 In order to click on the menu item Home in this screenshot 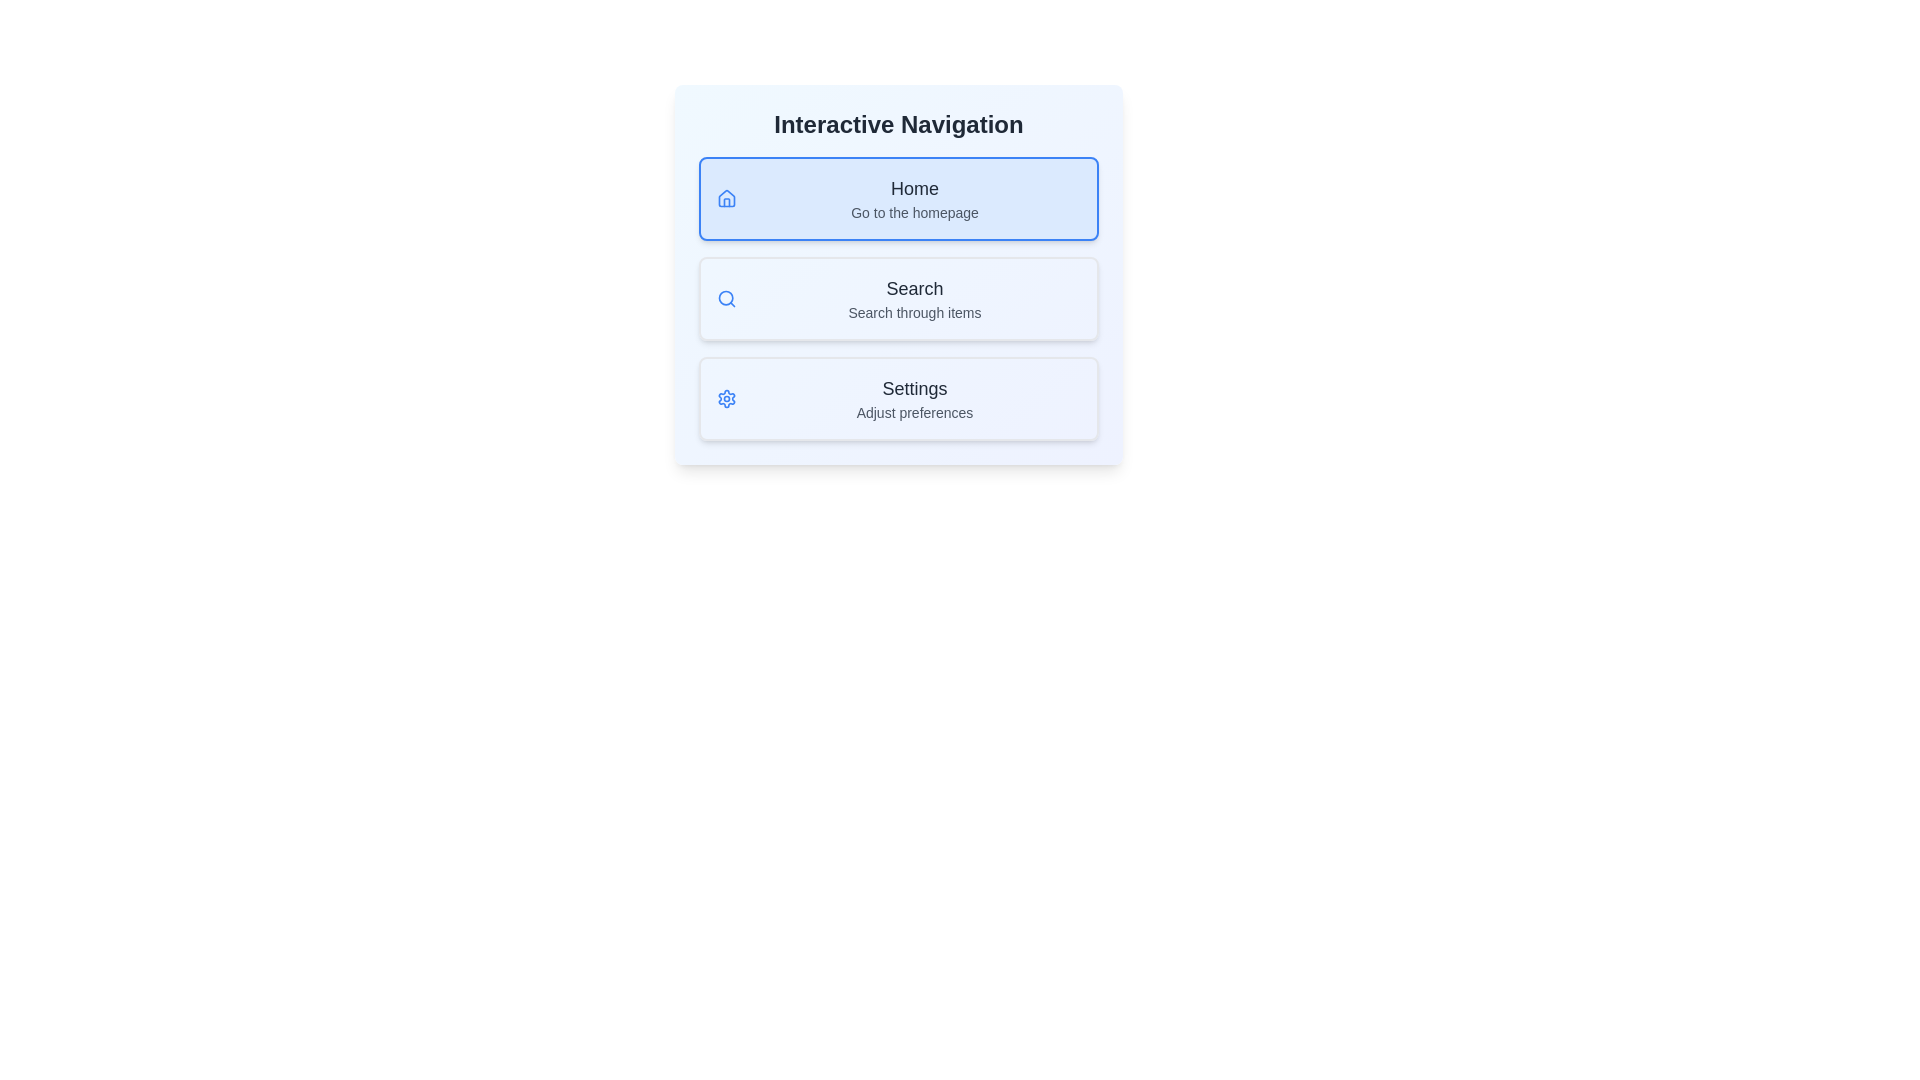, I will do `click(897, 199)`.